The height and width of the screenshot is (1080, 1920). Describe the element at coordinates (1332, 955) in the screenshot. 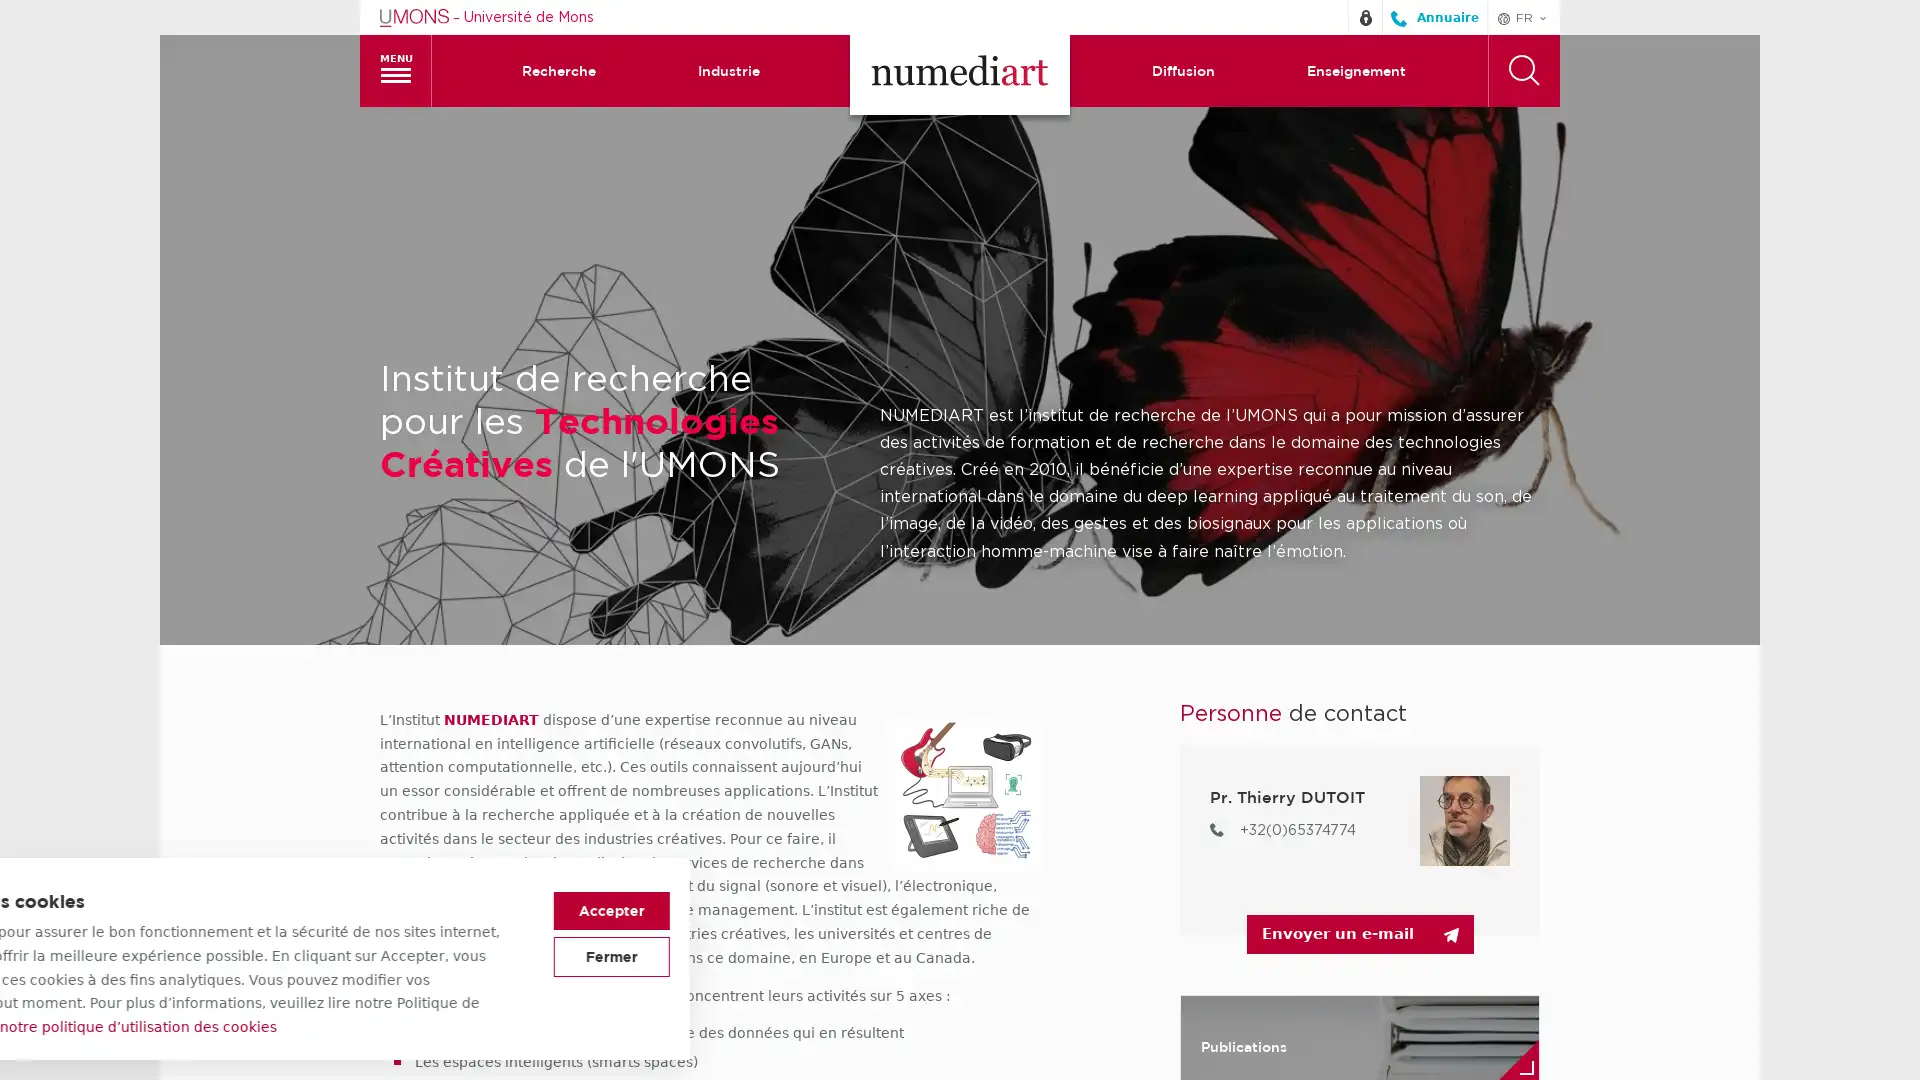

I see `Fermer` at that location.